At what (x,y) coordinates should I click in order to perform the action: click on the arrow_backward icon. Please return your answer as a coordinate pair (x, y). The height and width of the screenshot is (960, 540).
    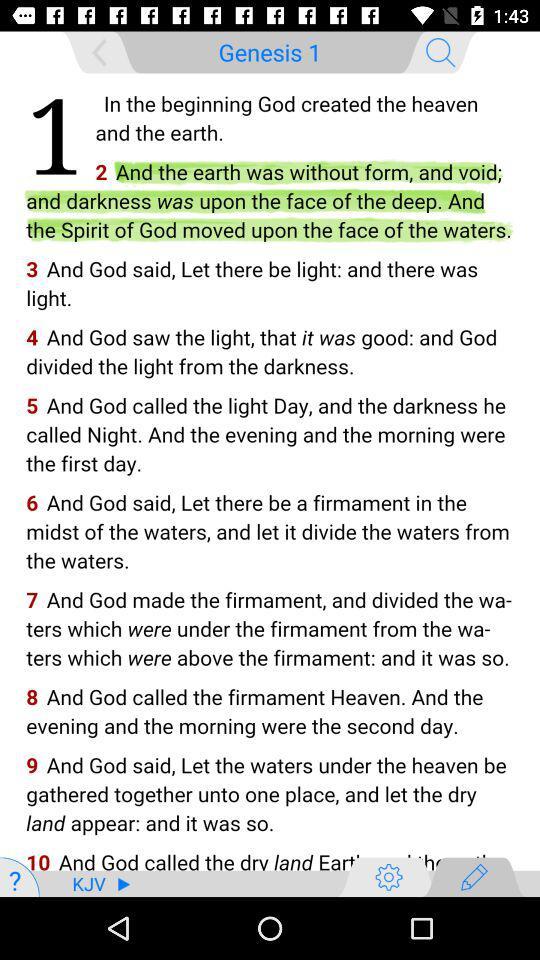
    Looking at the image, I should click on (98, 51).